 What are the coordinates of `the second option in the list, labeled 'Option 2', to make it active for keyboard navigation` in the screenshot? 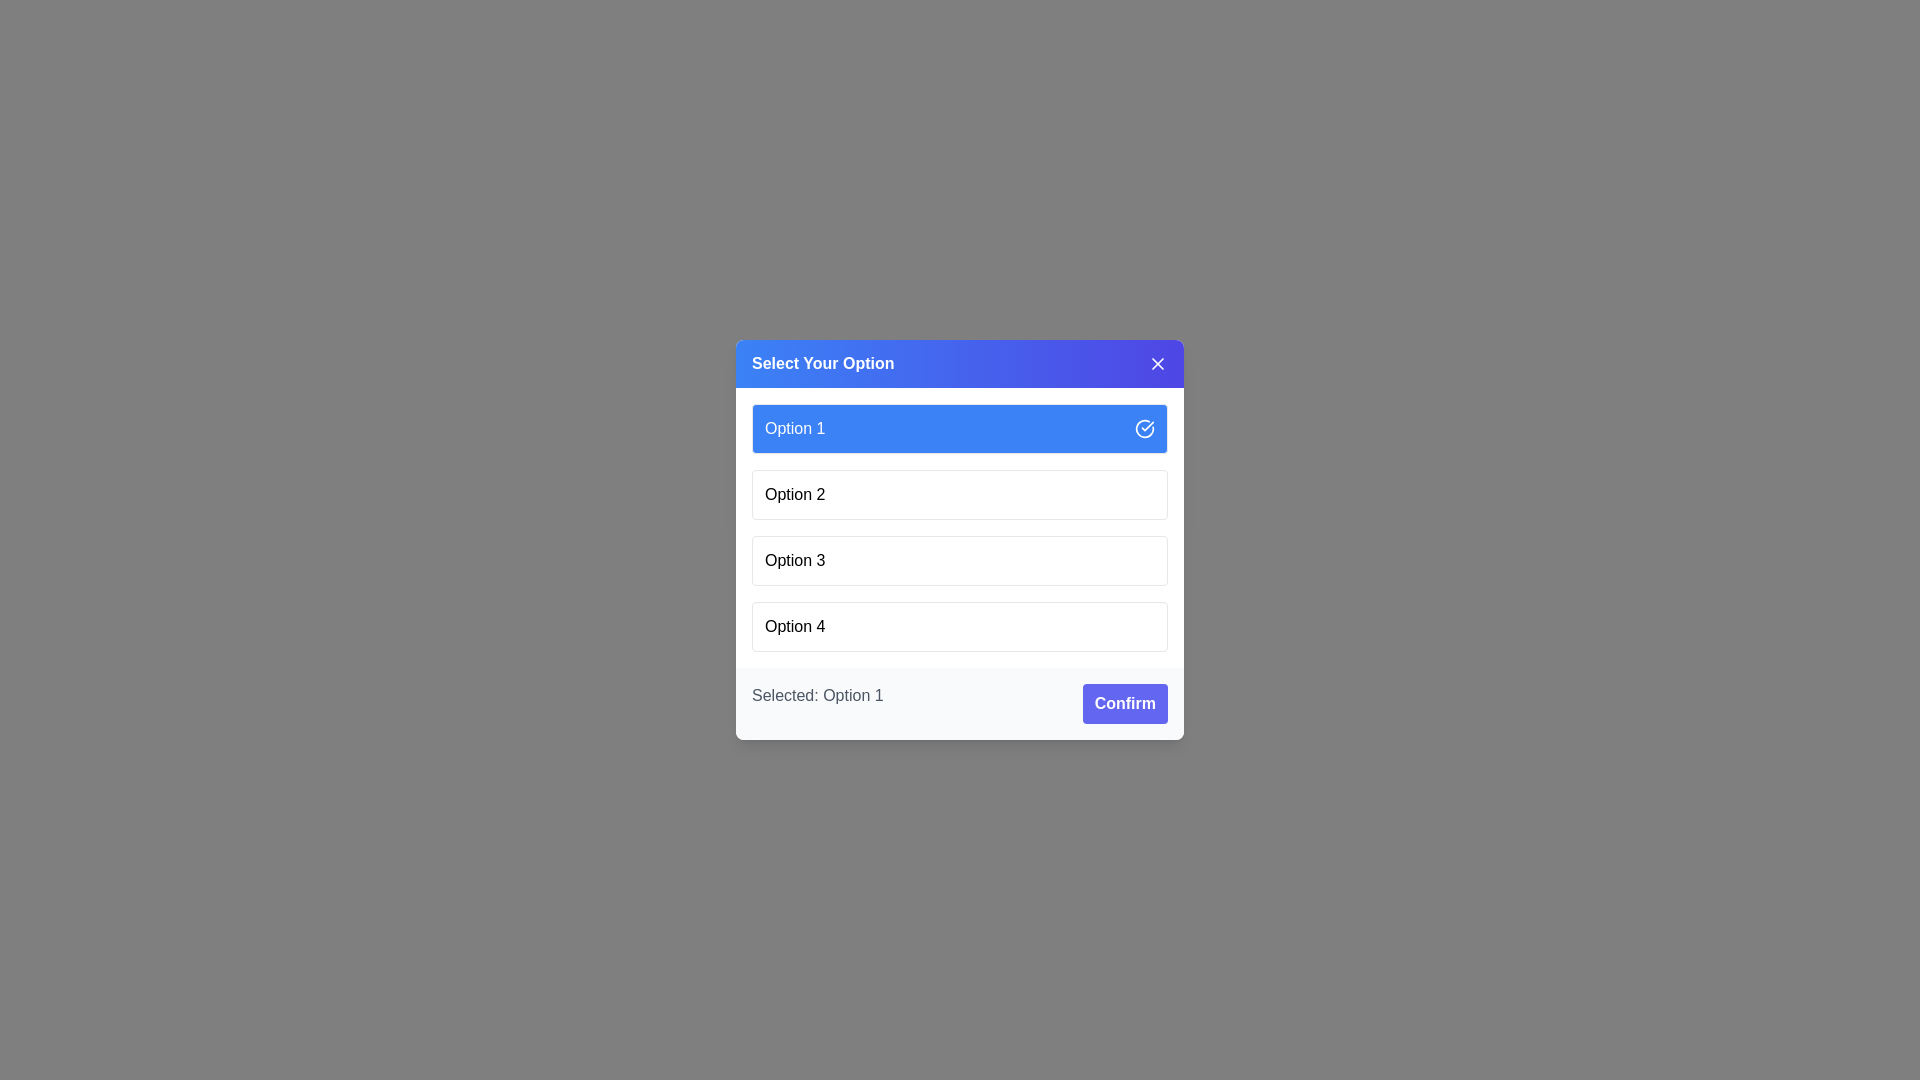 It's located at (960, 494).